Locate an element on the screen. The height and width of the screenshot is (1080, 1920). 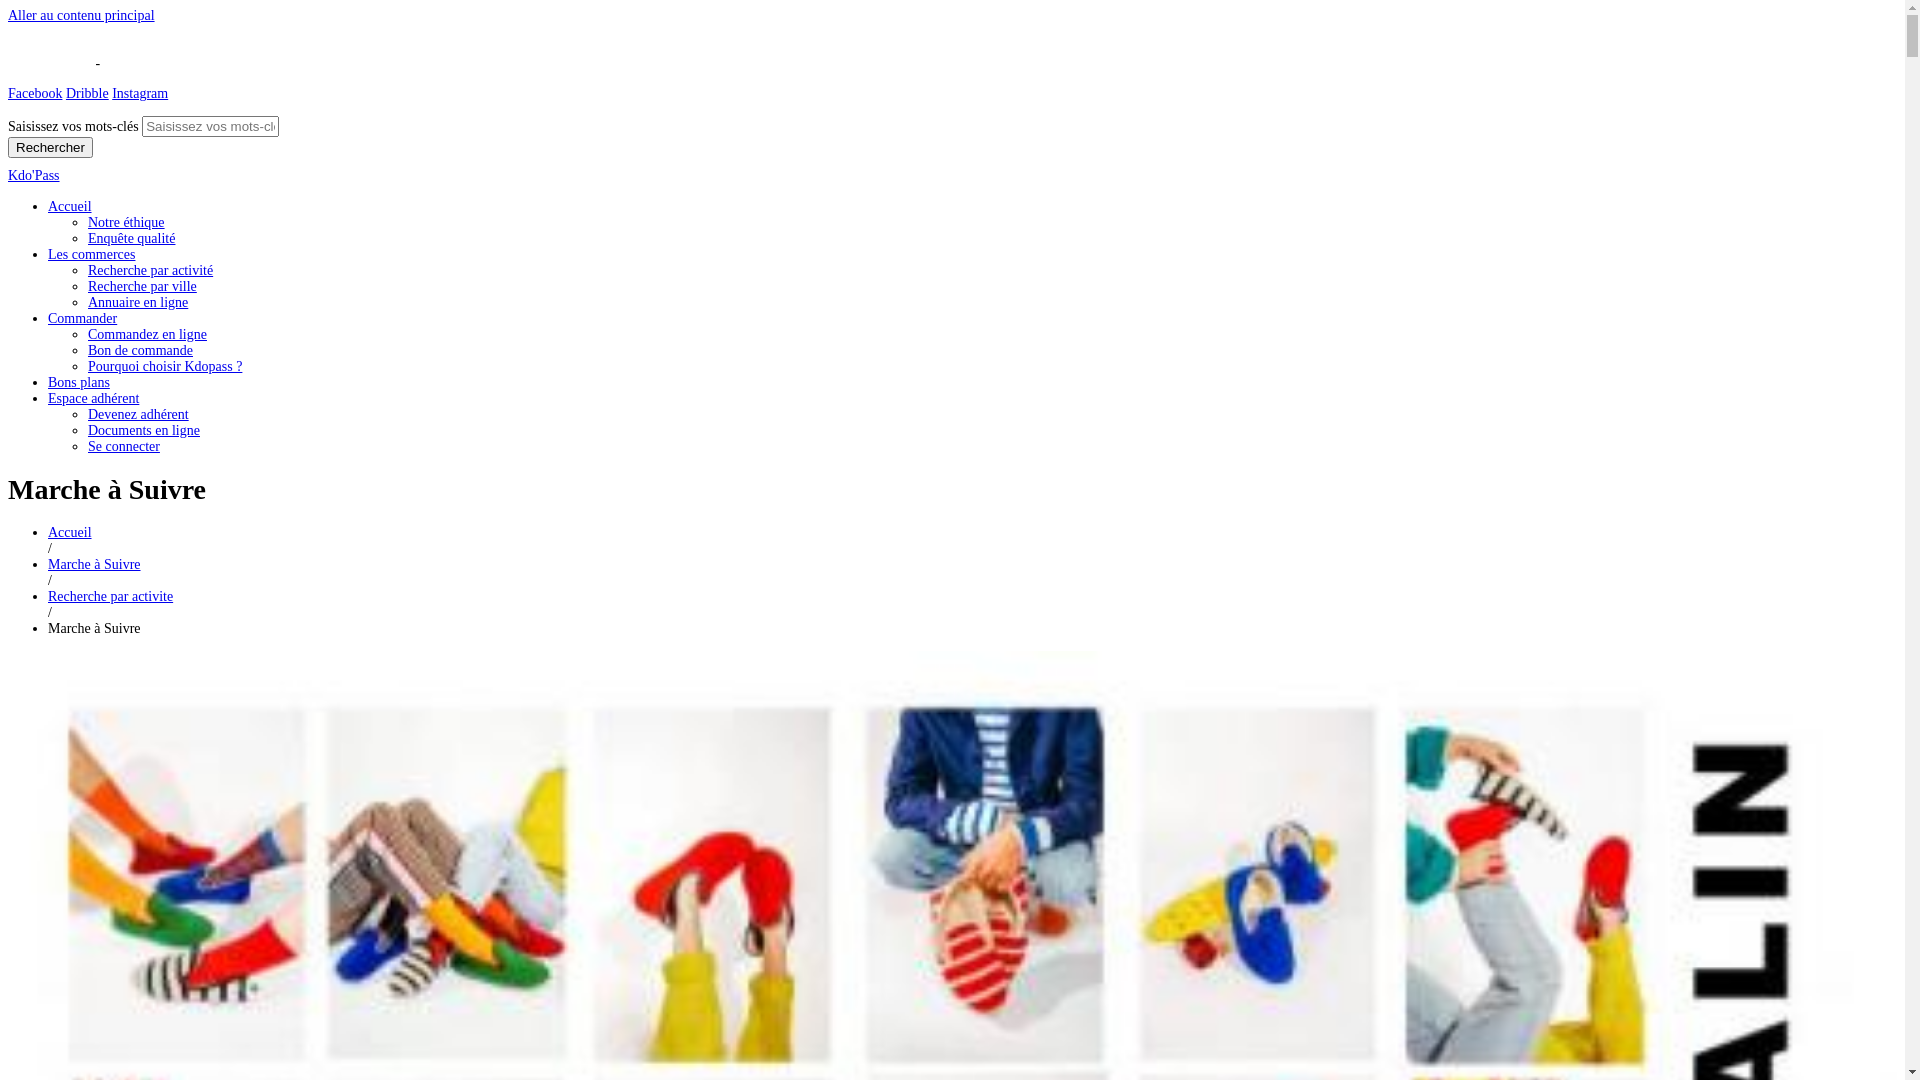
'Bon de commande' is located at coordinates (86, 349).